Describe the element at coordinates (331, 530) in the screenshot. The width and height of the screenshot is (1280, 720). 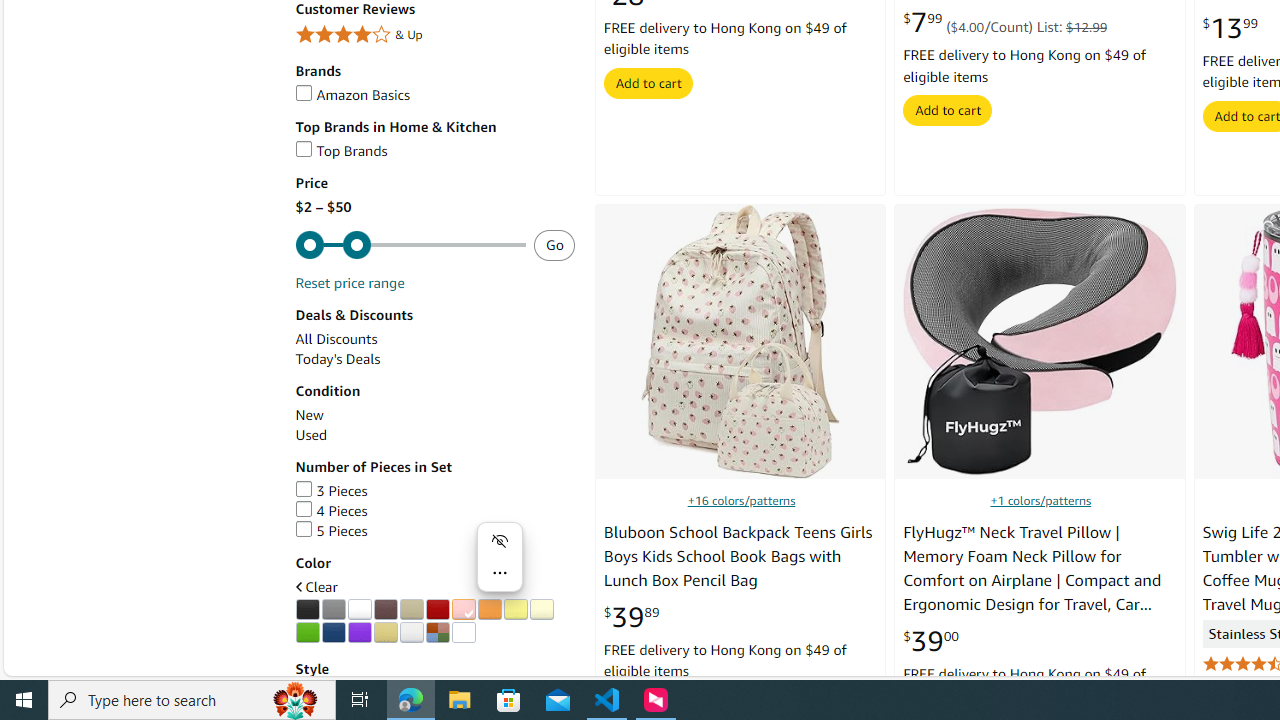
I see `'5 Pieces'` at that location.